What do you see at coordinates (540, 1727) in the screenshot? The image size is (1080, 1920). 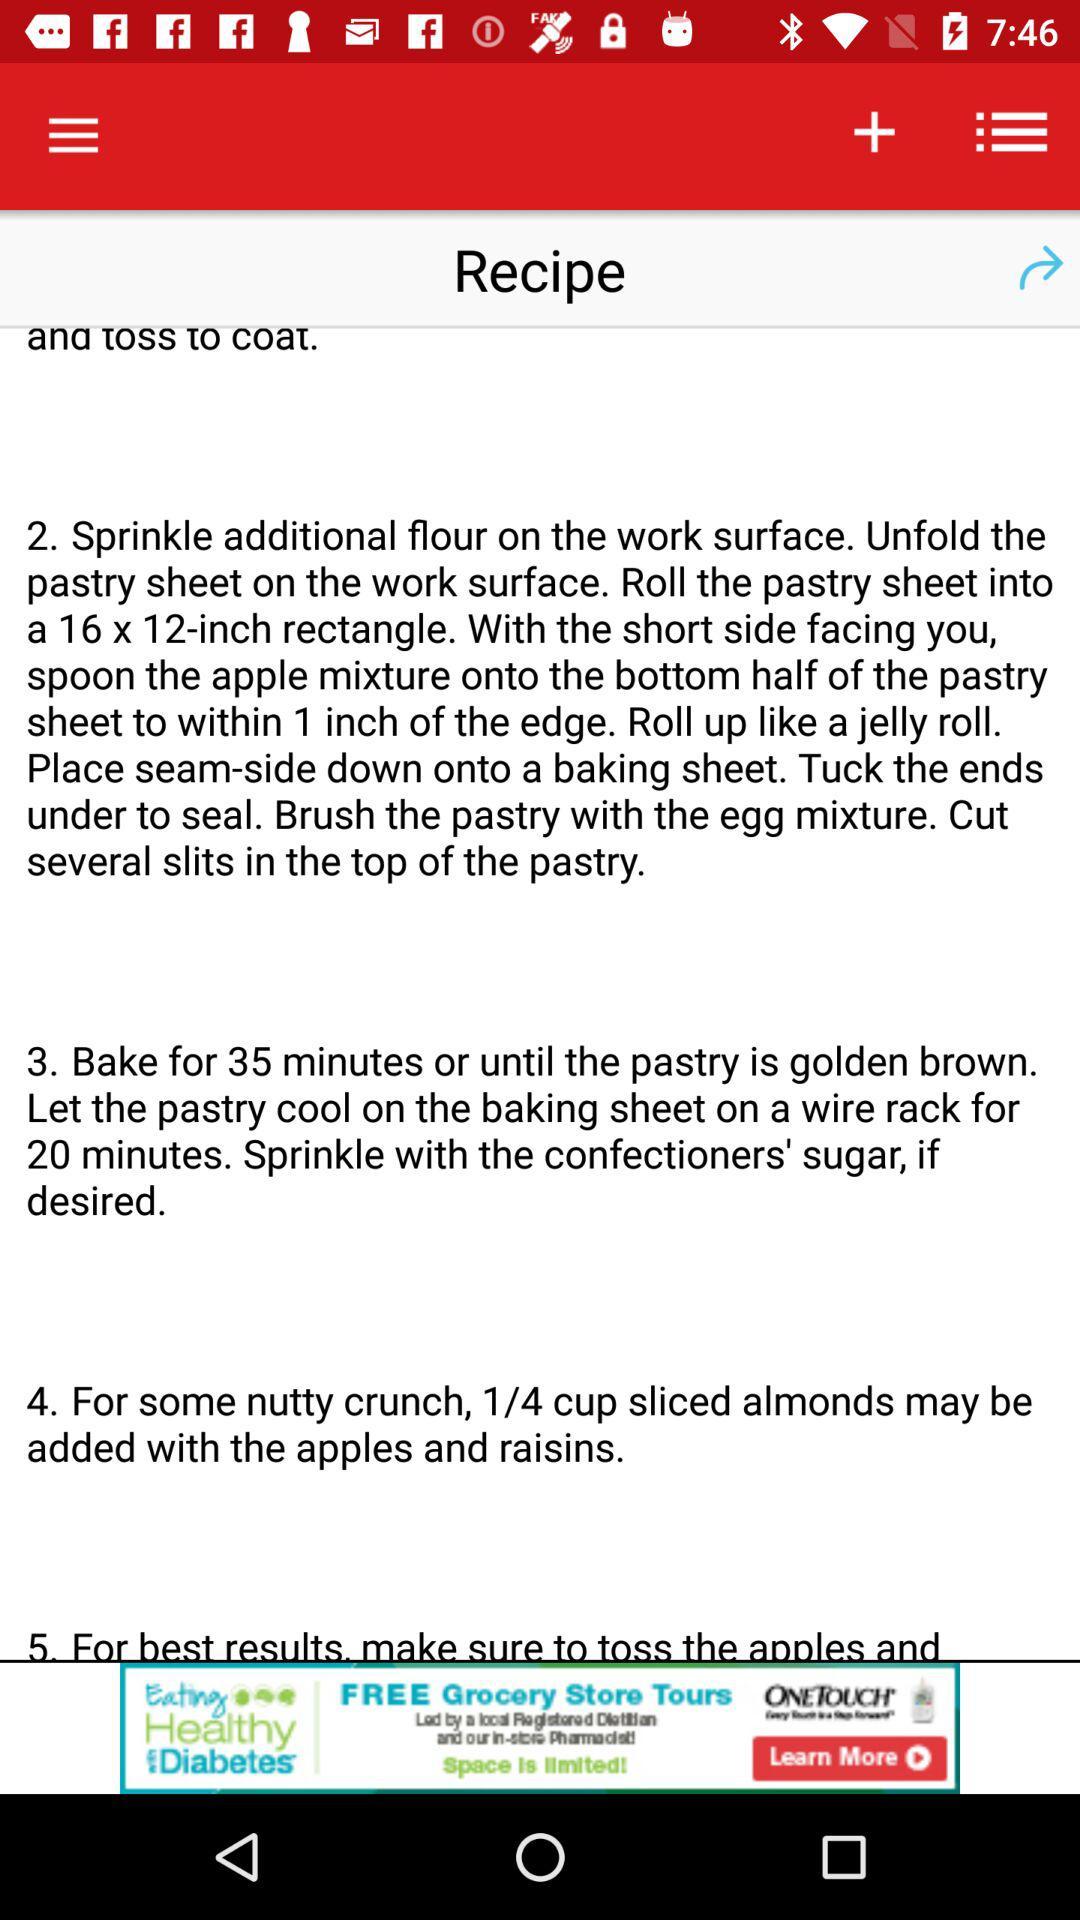 I see `click the advertisement` at bounding box center [540, 1727].